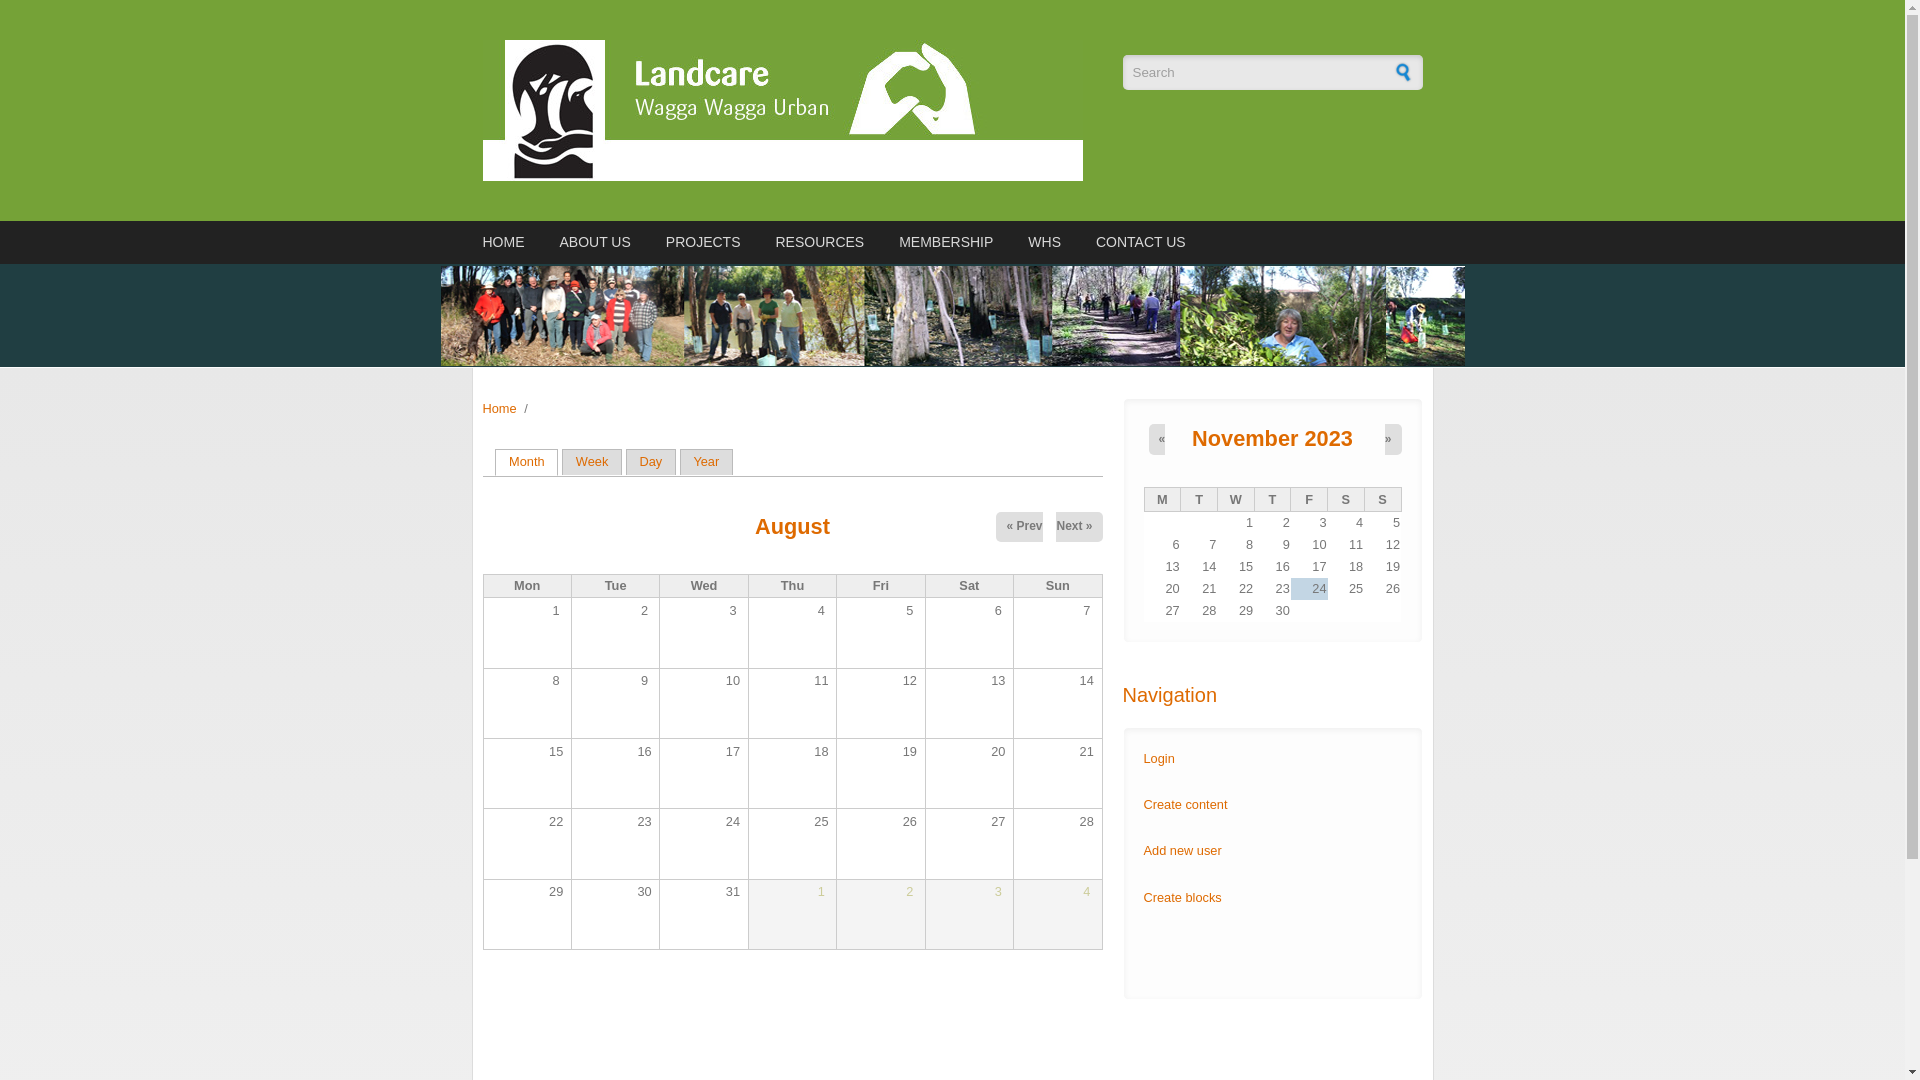  I want to click on 'November 2023', so click(1191, 437).